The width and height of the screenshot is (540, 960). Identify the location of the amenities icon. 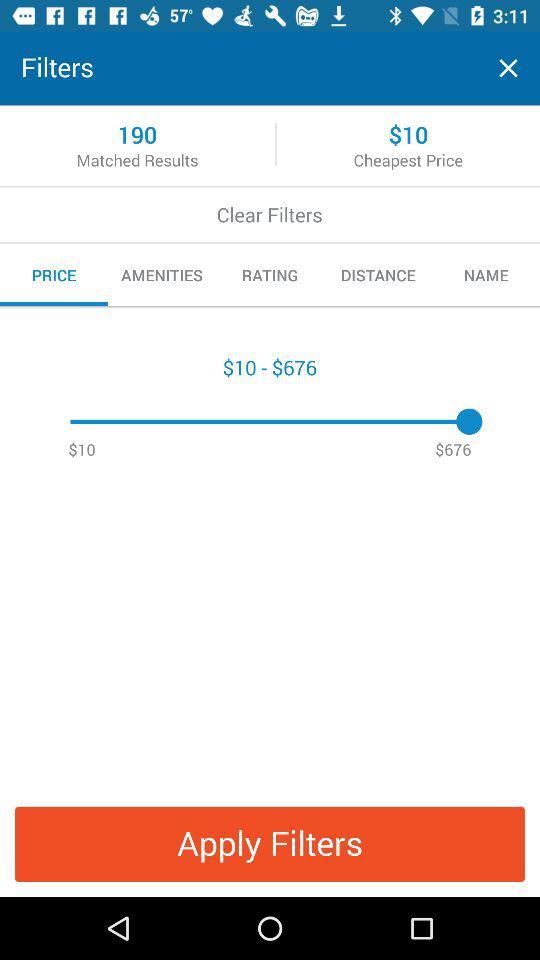
(161, 274).